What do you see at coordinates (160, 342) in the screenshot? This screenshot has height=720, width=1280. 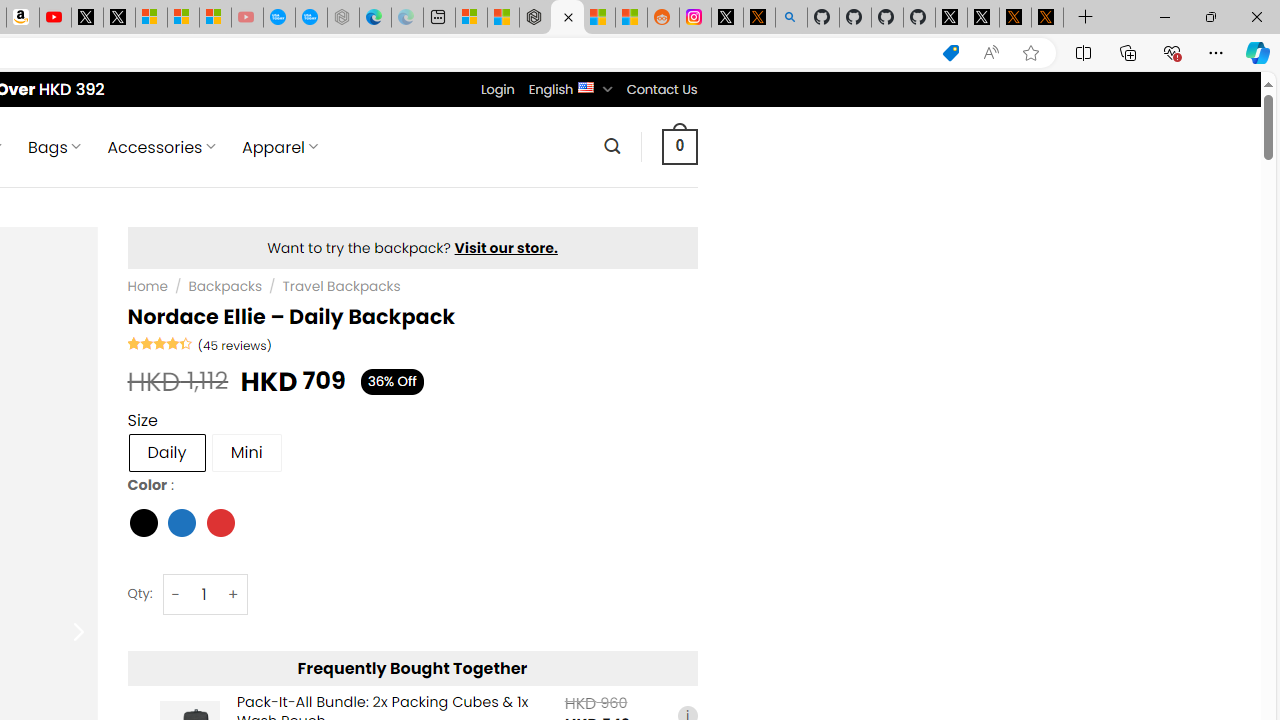 I see `'Rated 4.33 out of 5'` at bounding box center [160, 342].